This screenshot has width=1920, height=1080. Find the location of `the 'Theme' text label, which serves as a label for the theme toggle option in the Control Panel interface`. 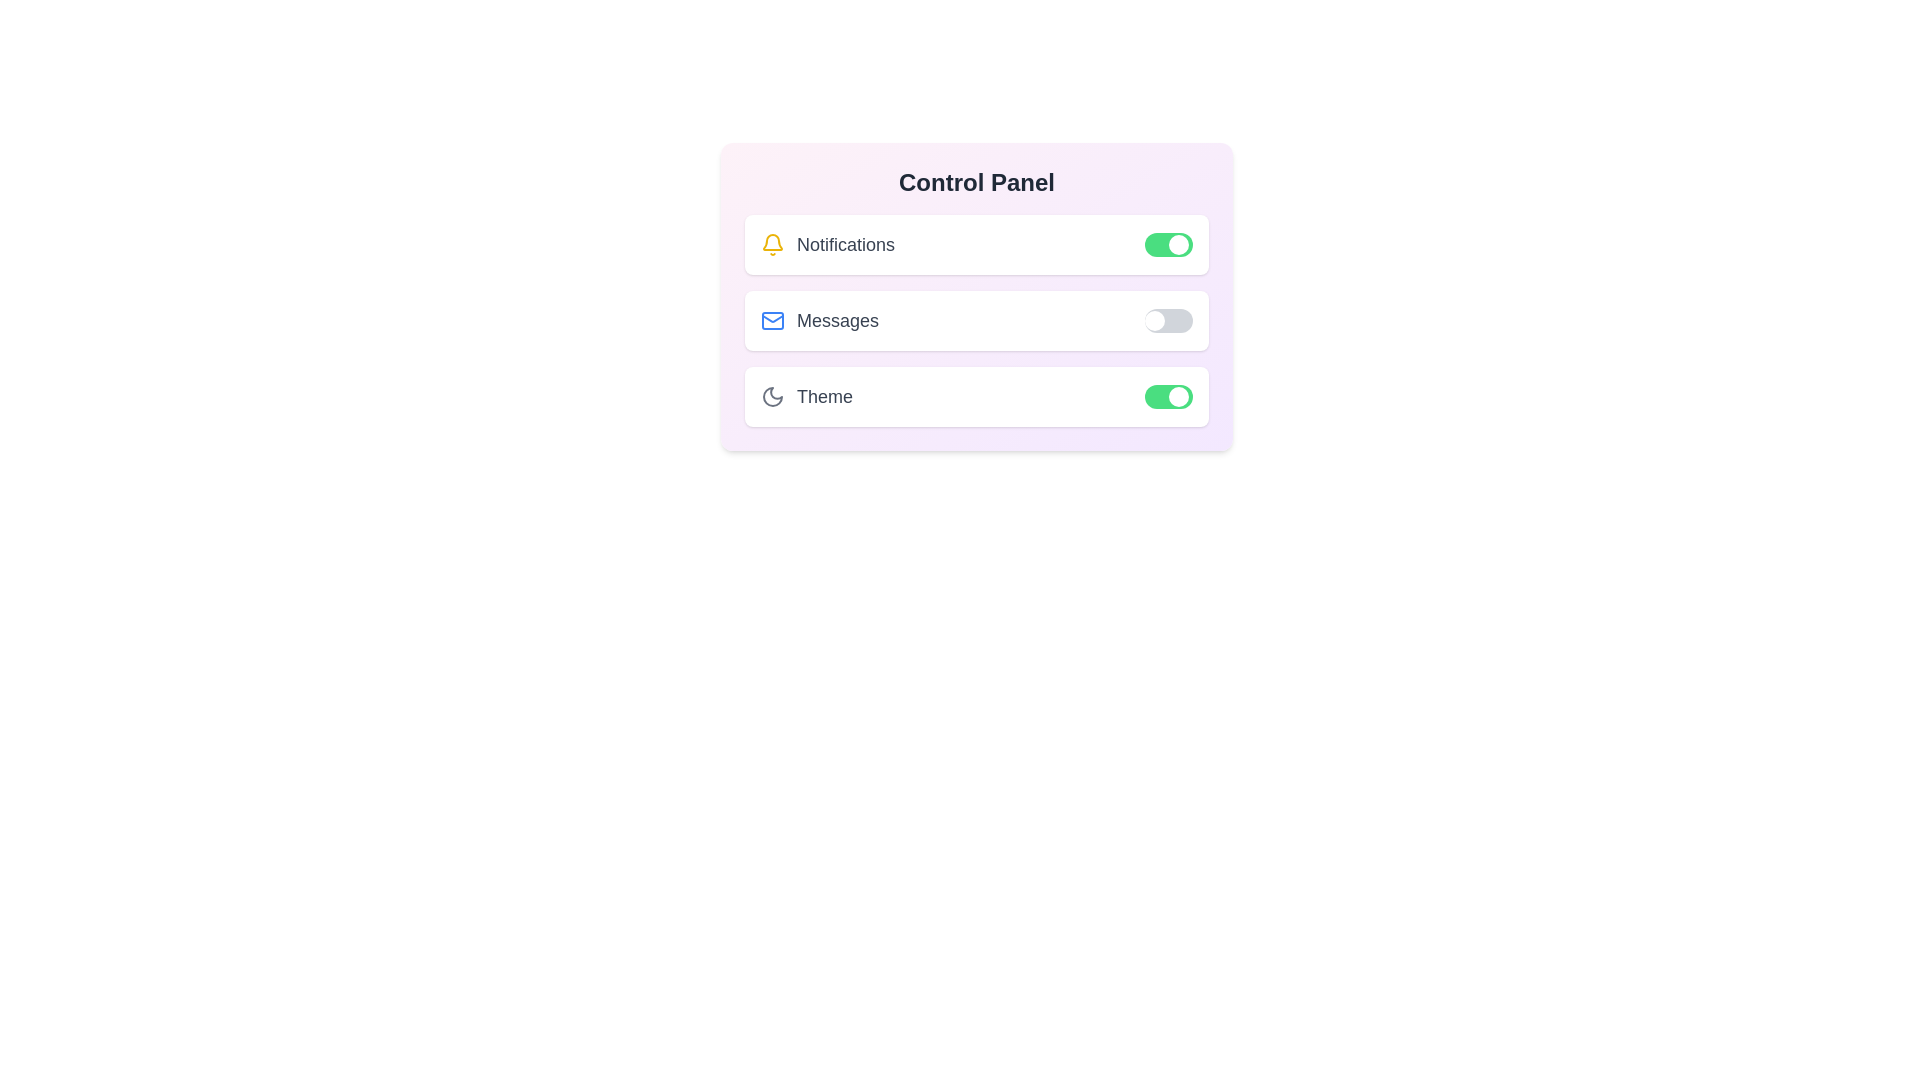

the 'Theme' text label, which serves as a label for the theme toggle option in the Control Panel interface is located at coordinates (825, 397).